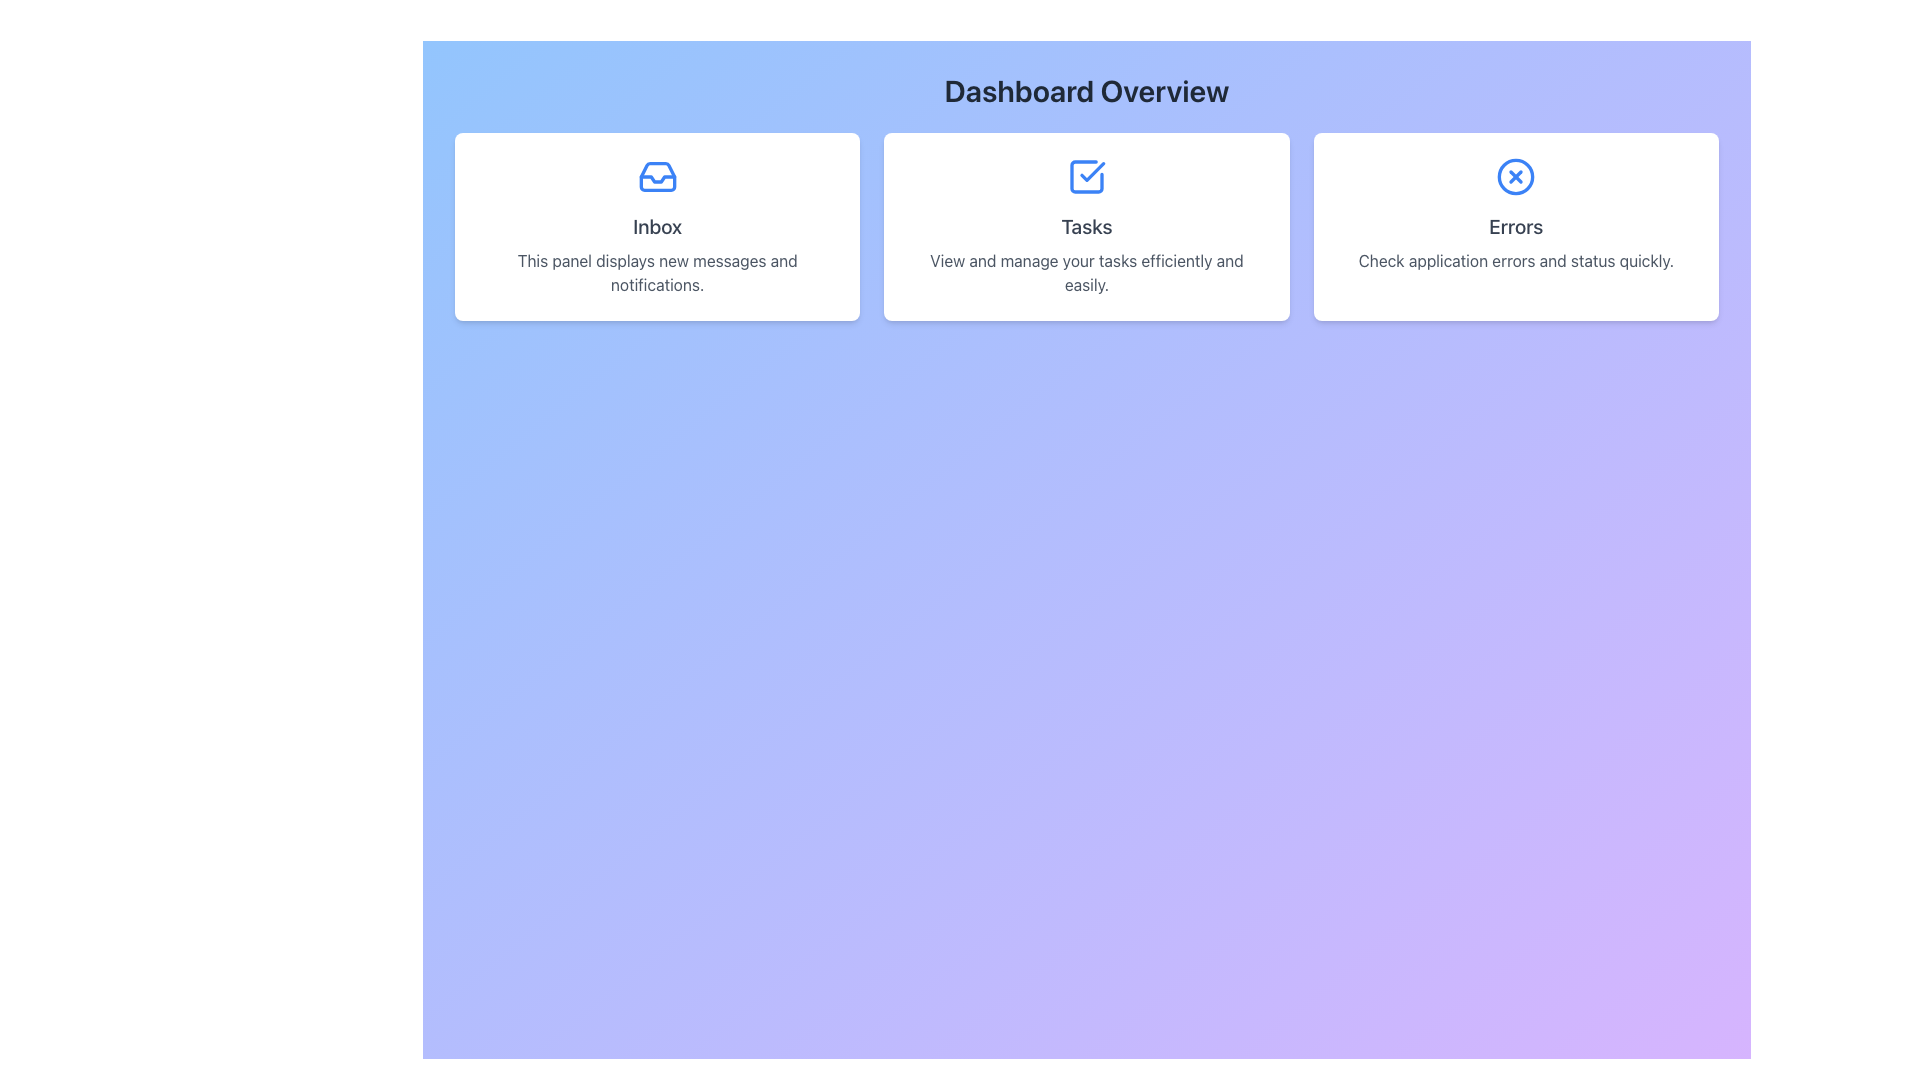 The height and width of the screenshot is (1080, 1920). I want to click on the 'Errors' informational card located in the Dashboard Overview section, so click(1516, 226).